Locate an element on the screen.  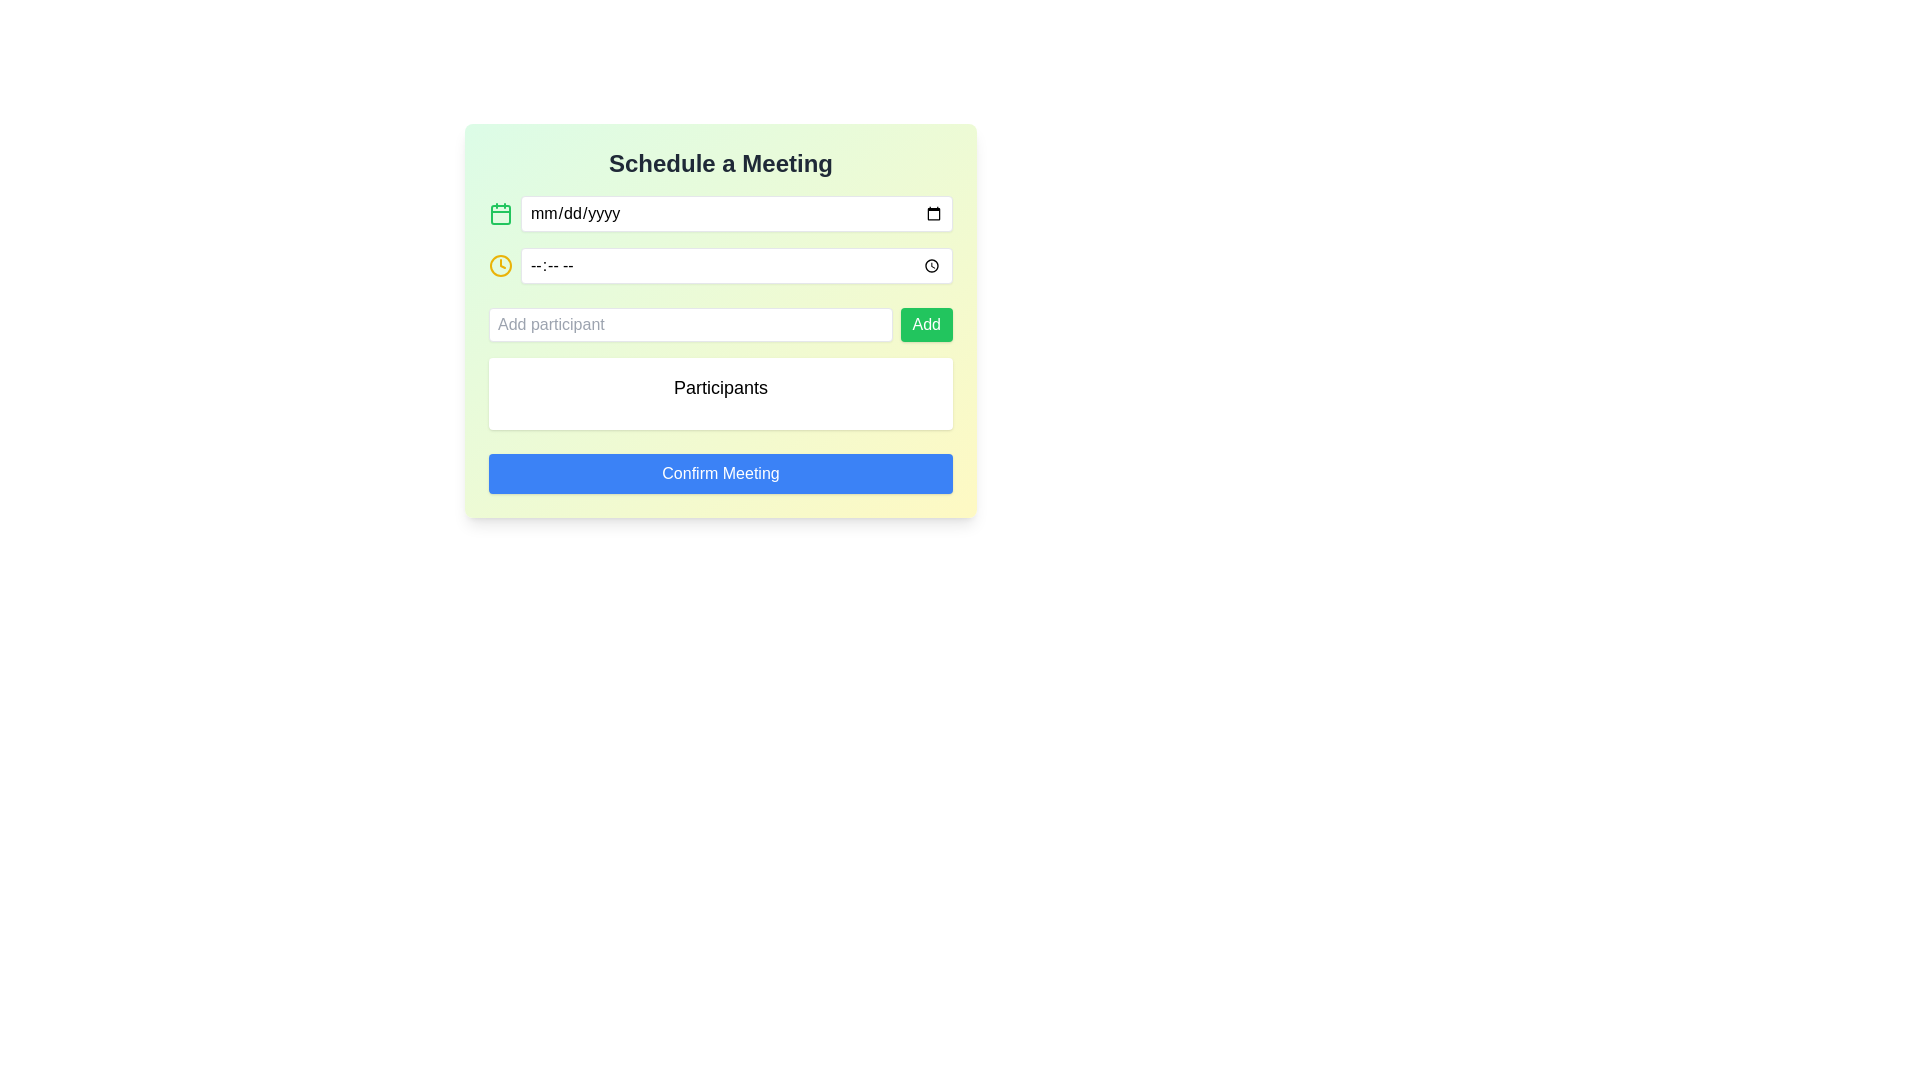
the Decorative icon (clock symbol) located to the left of the time input field within the scheduling components of the form is located at coordinates (500, 265).